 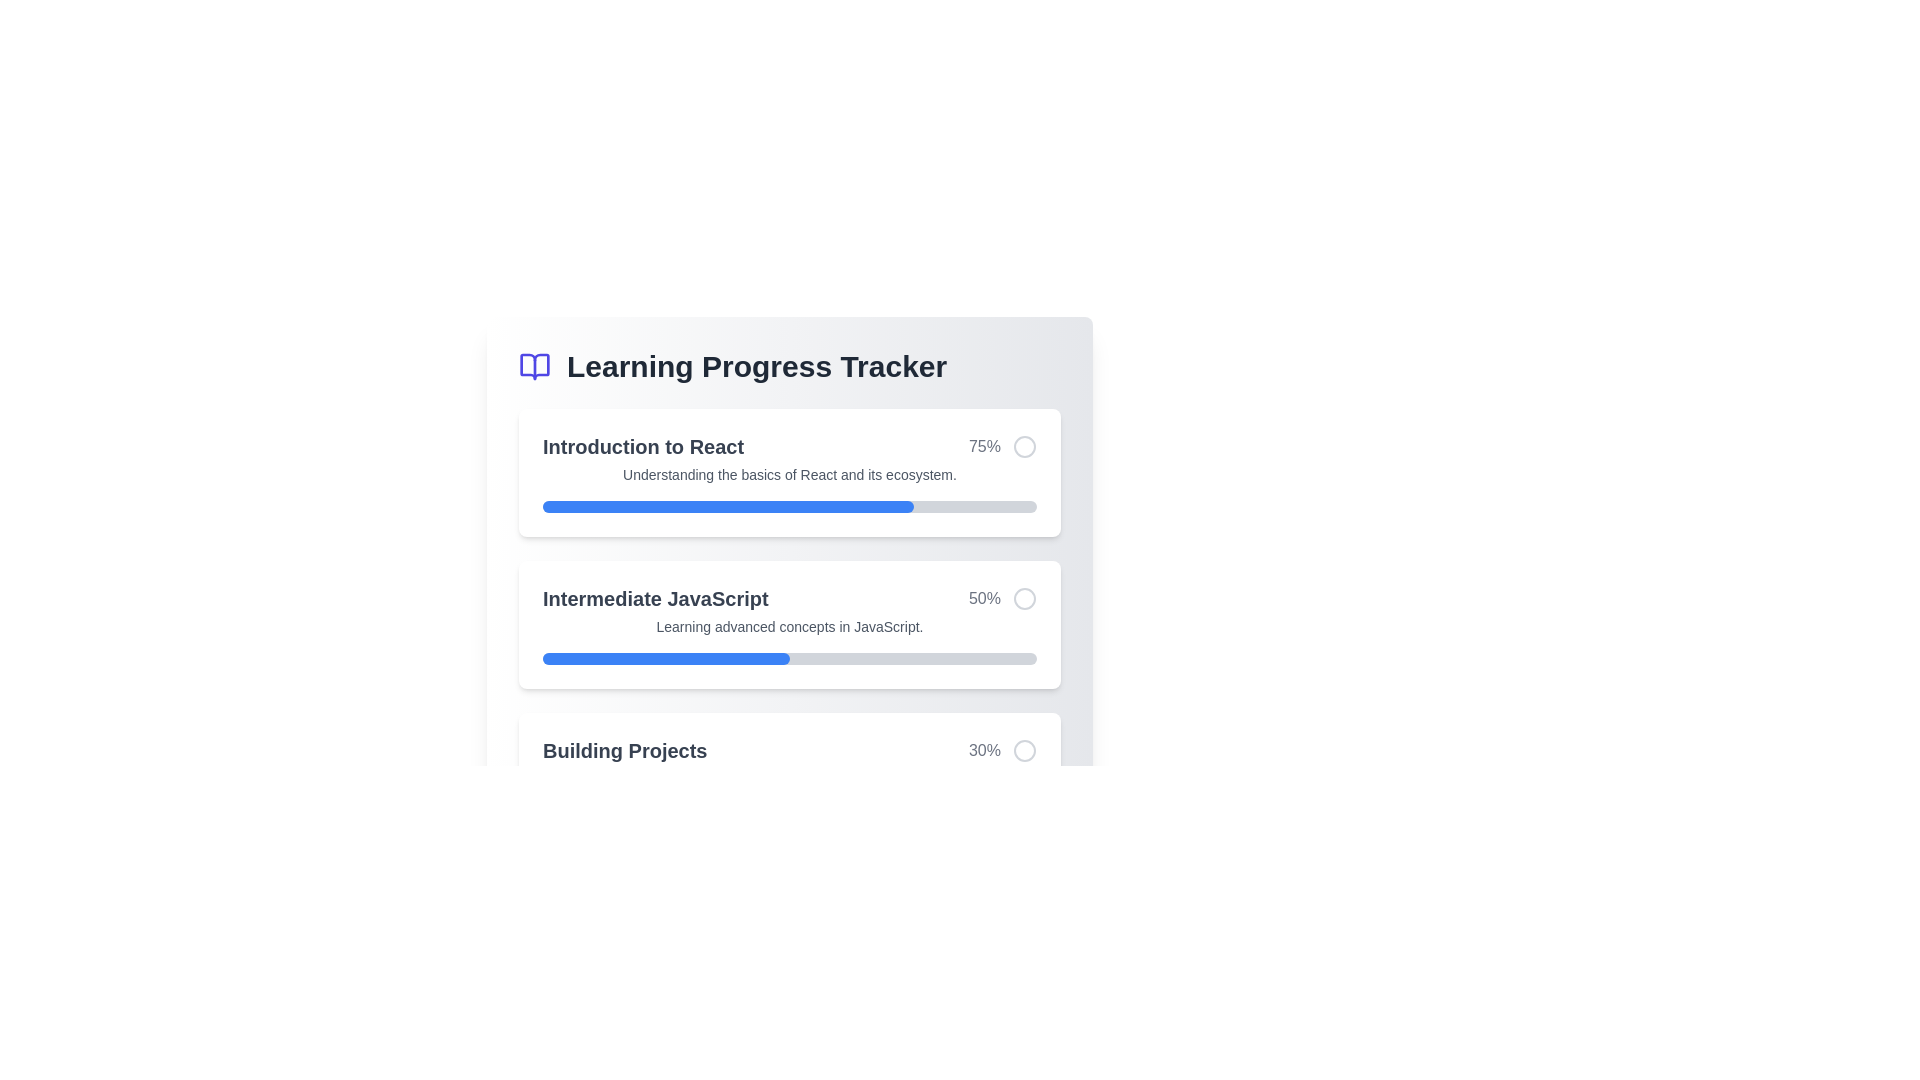 I want to click on text content of the Plain text element displaying '50%' located in the center-right area of the second progress tracker section adjacent to a circular icon, so click(x=984, y=597).